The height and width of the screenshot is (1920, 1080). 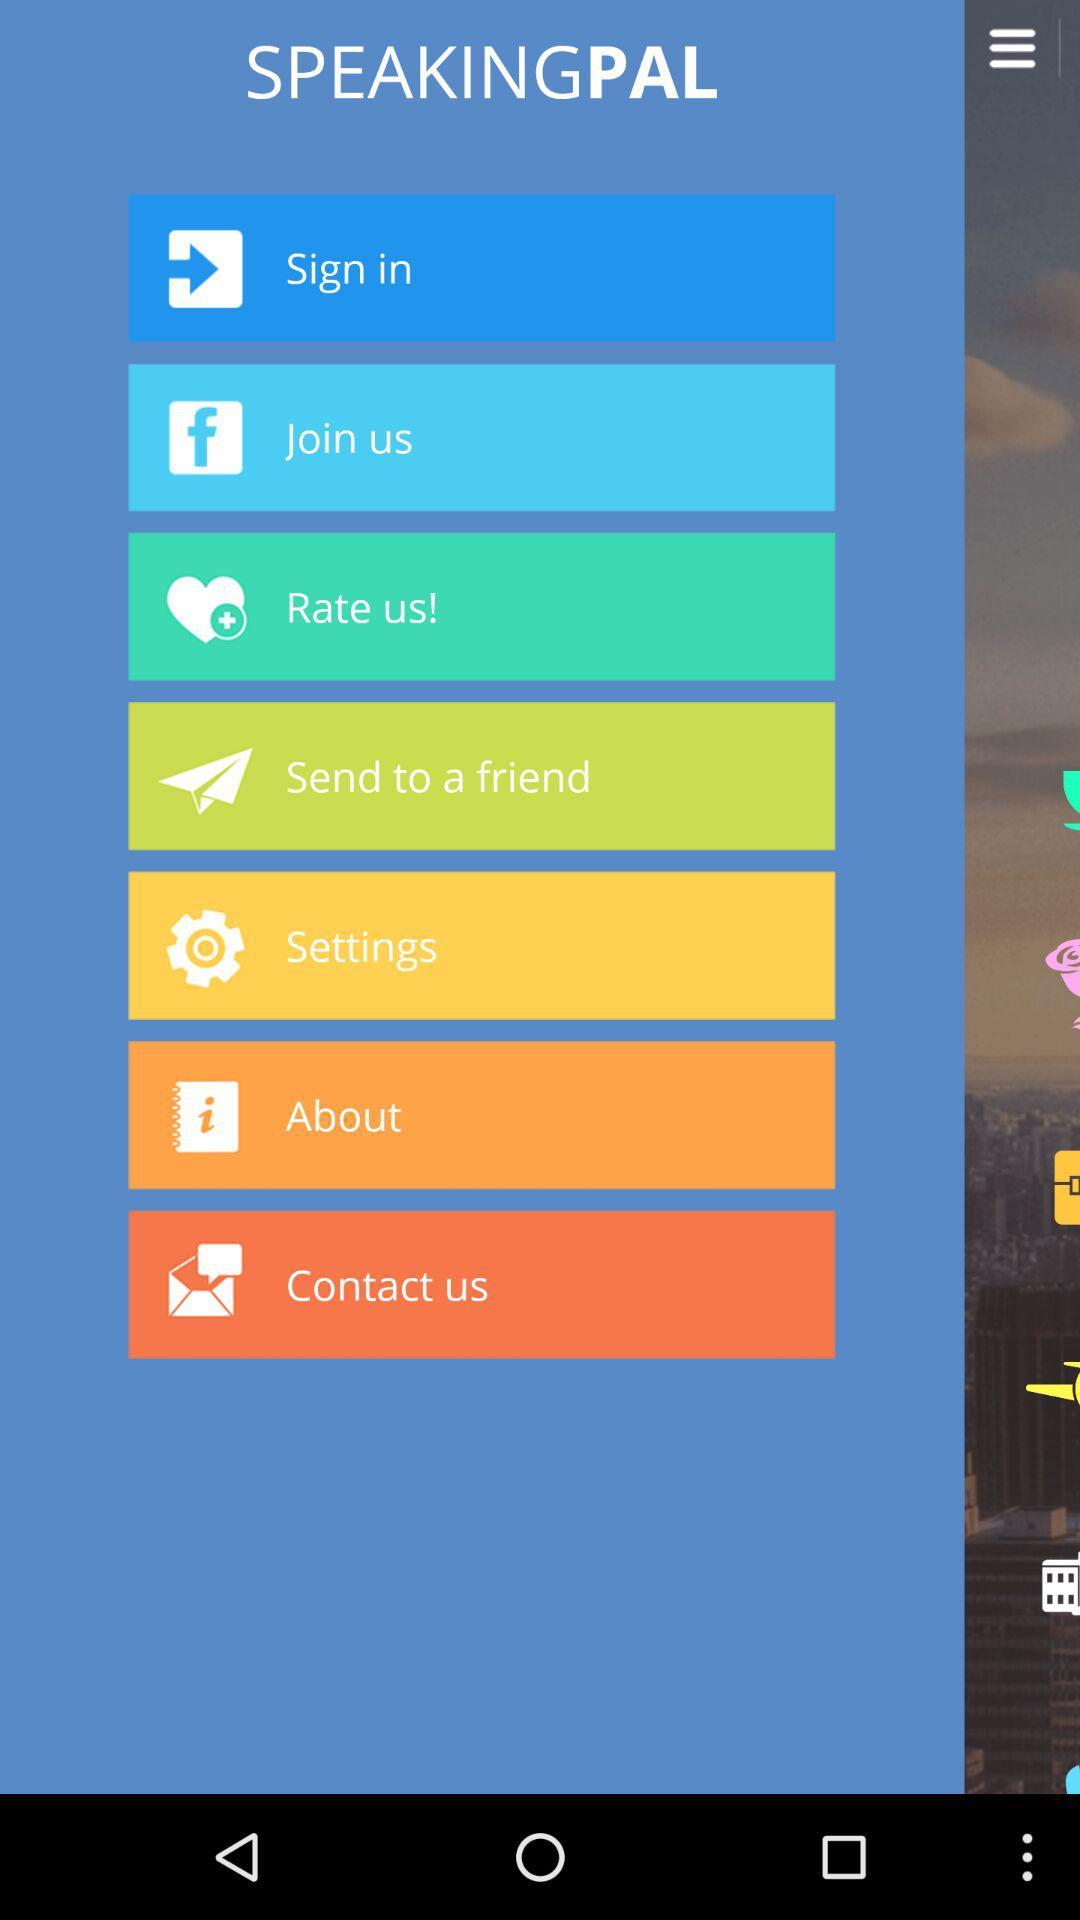 What do you see at coordinates (1022, 57) in the screenshot?
I see `meanu option` at bounding box center [1022, 57].